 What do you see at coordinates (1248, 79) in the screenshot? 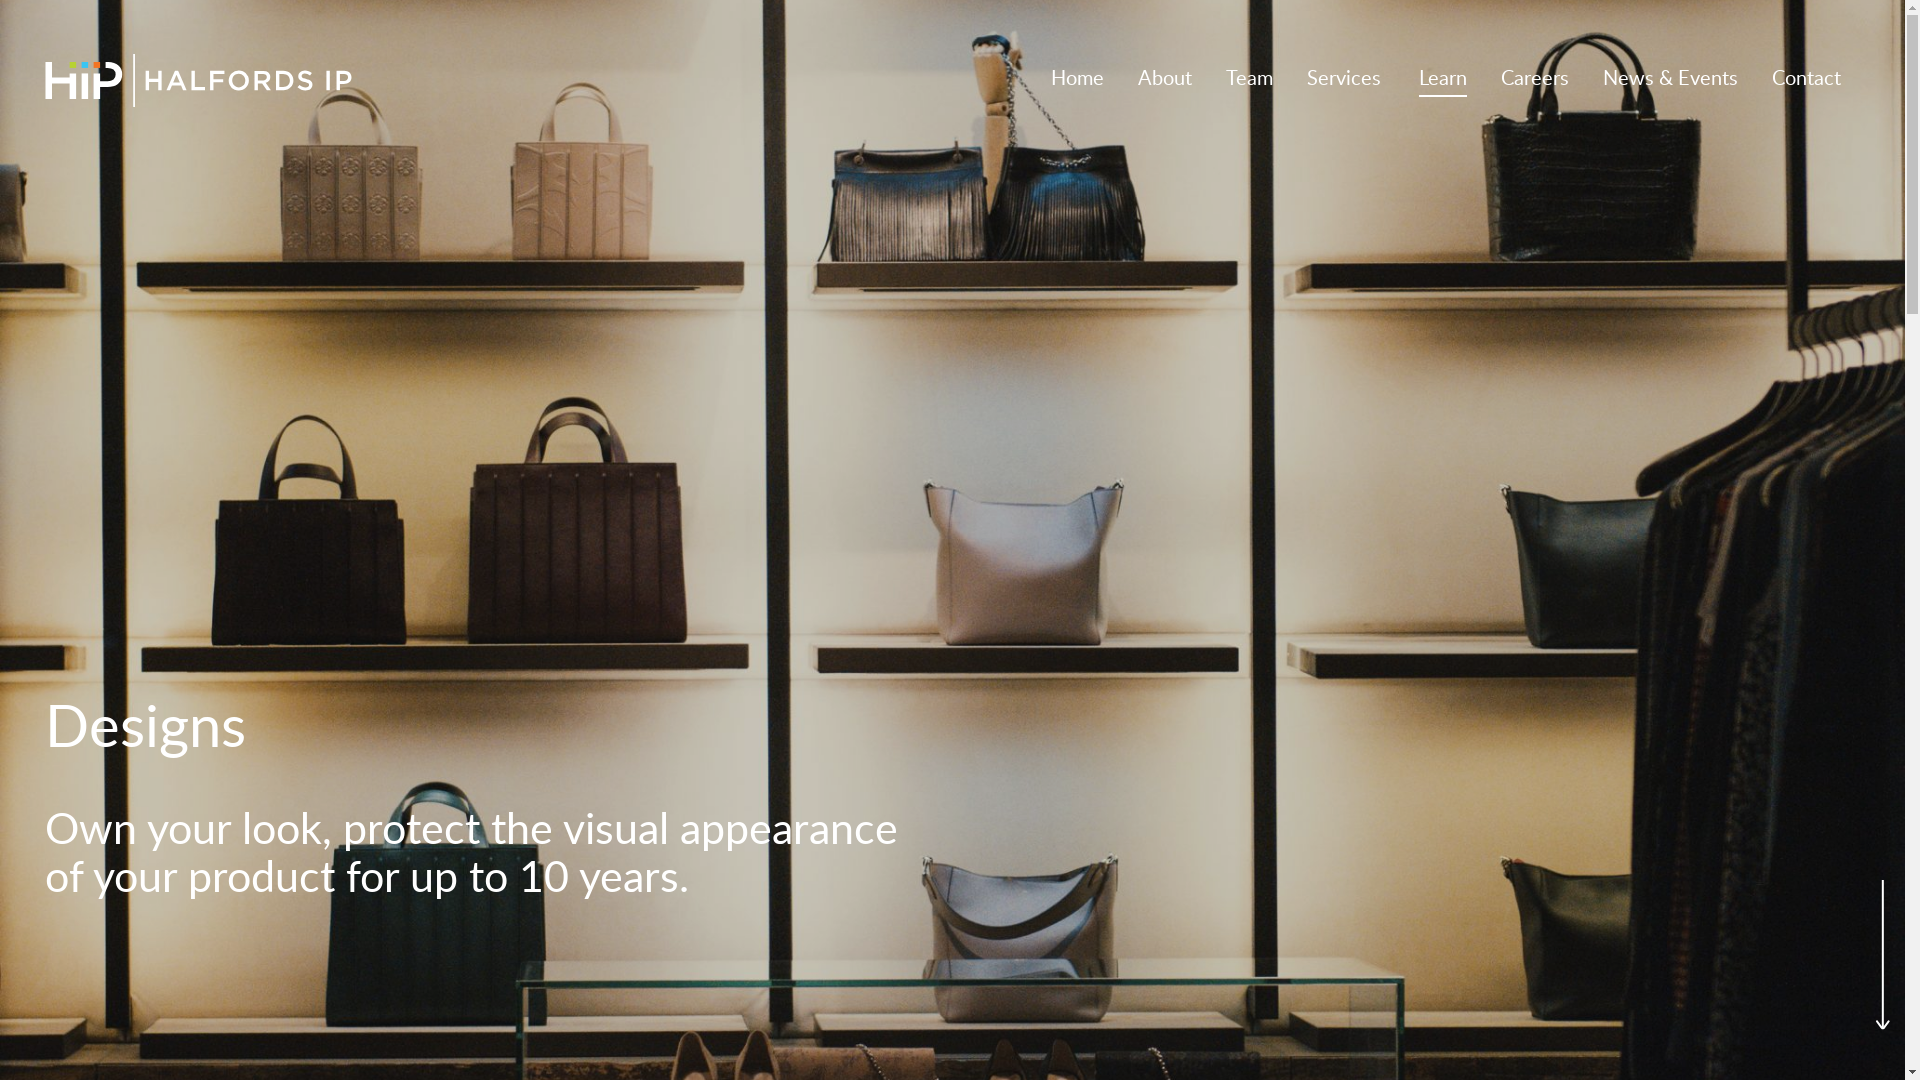
I see `'Team'` at bounding box center [1248, 79].